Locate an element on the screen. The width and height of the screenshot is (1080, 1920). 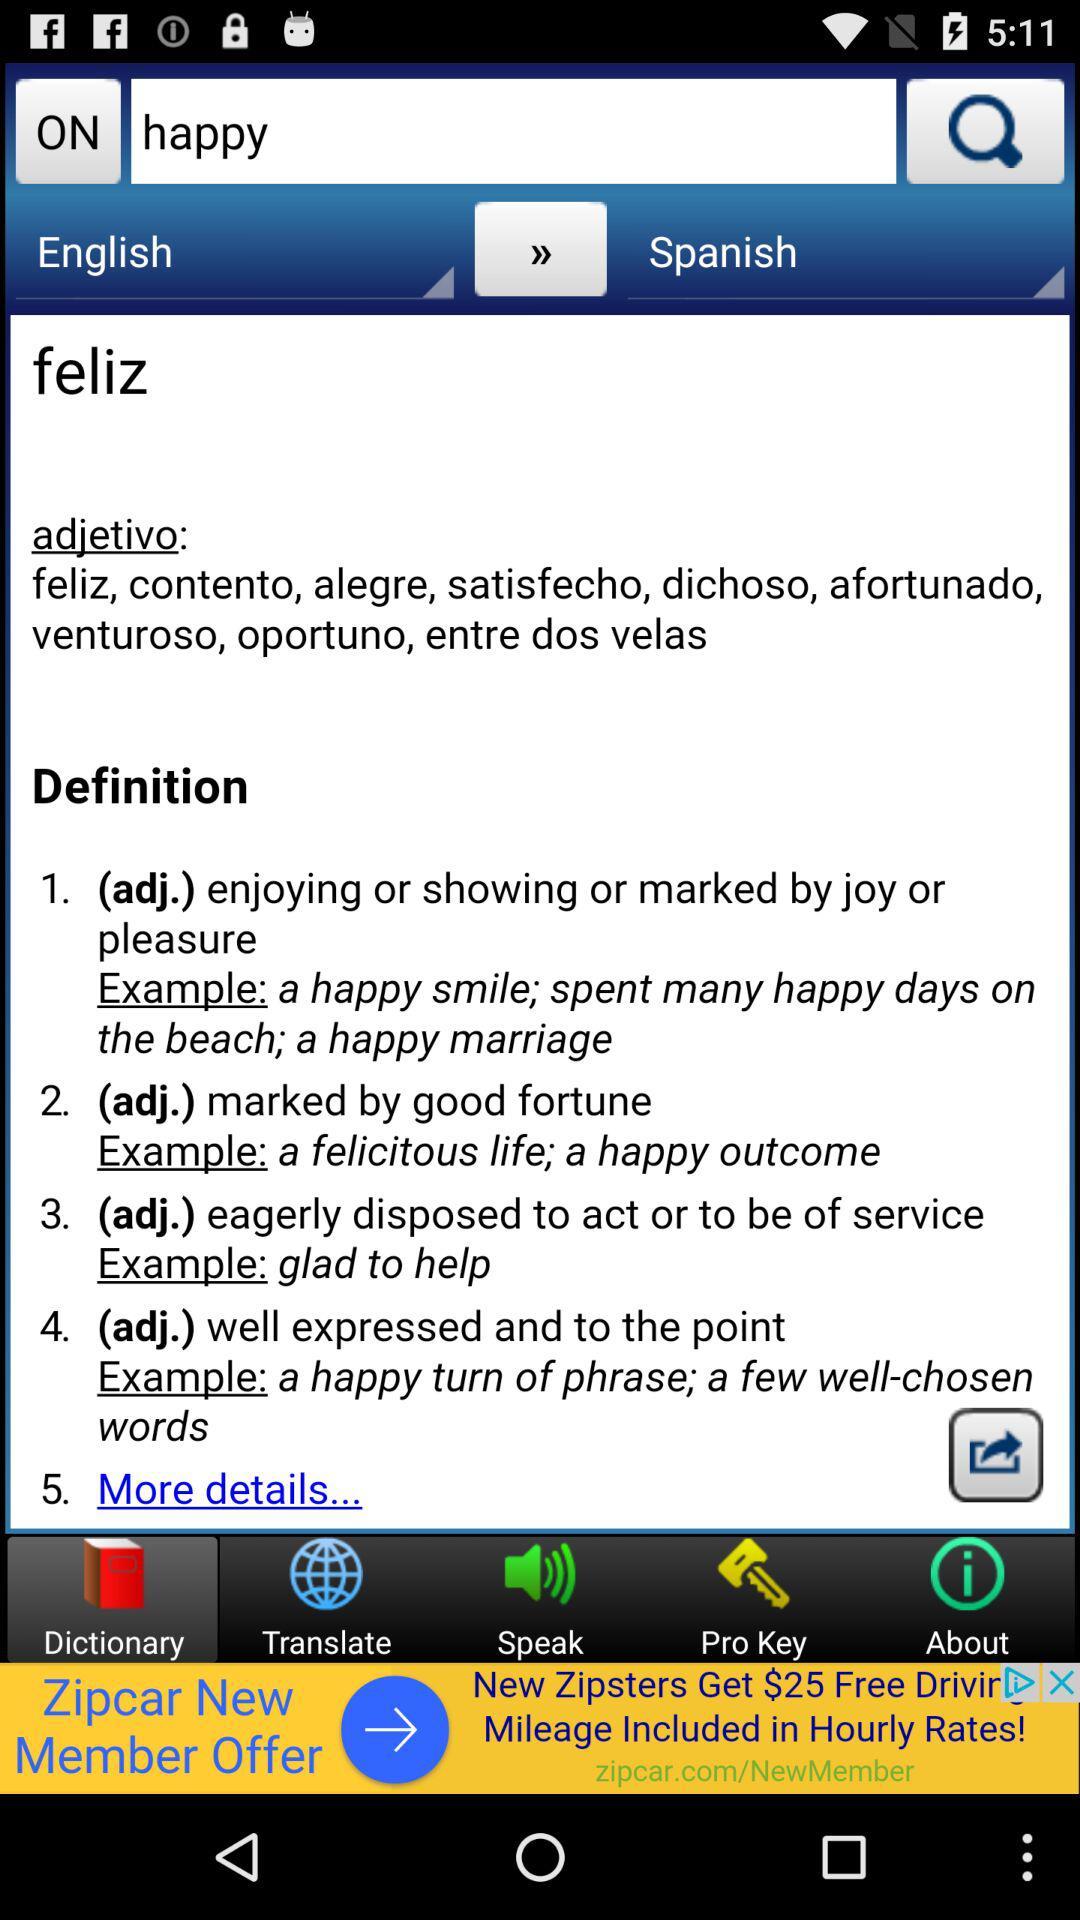
google is located at coordinates (995, 1454).